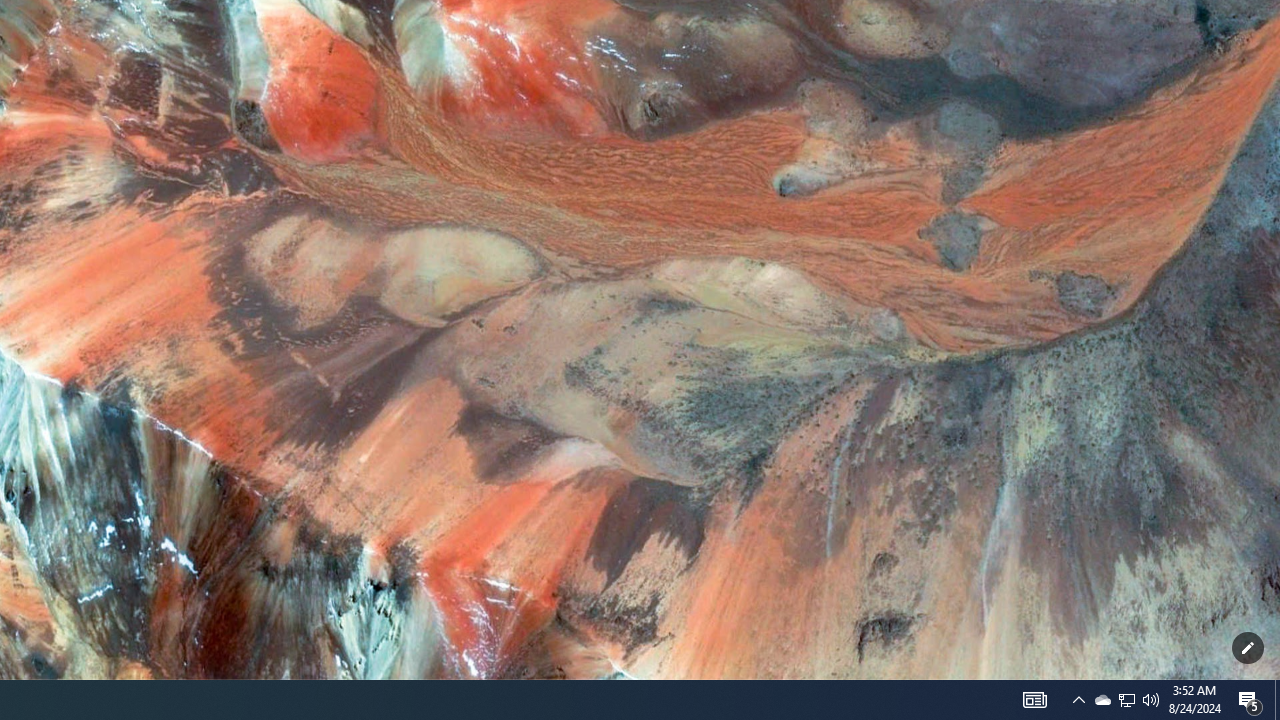 The image size is (1280, 720). What do you see at coordinates (1127, 698) in the screenshot?
I see `'Notification Chevron'` at bounding box center [1127, 698].